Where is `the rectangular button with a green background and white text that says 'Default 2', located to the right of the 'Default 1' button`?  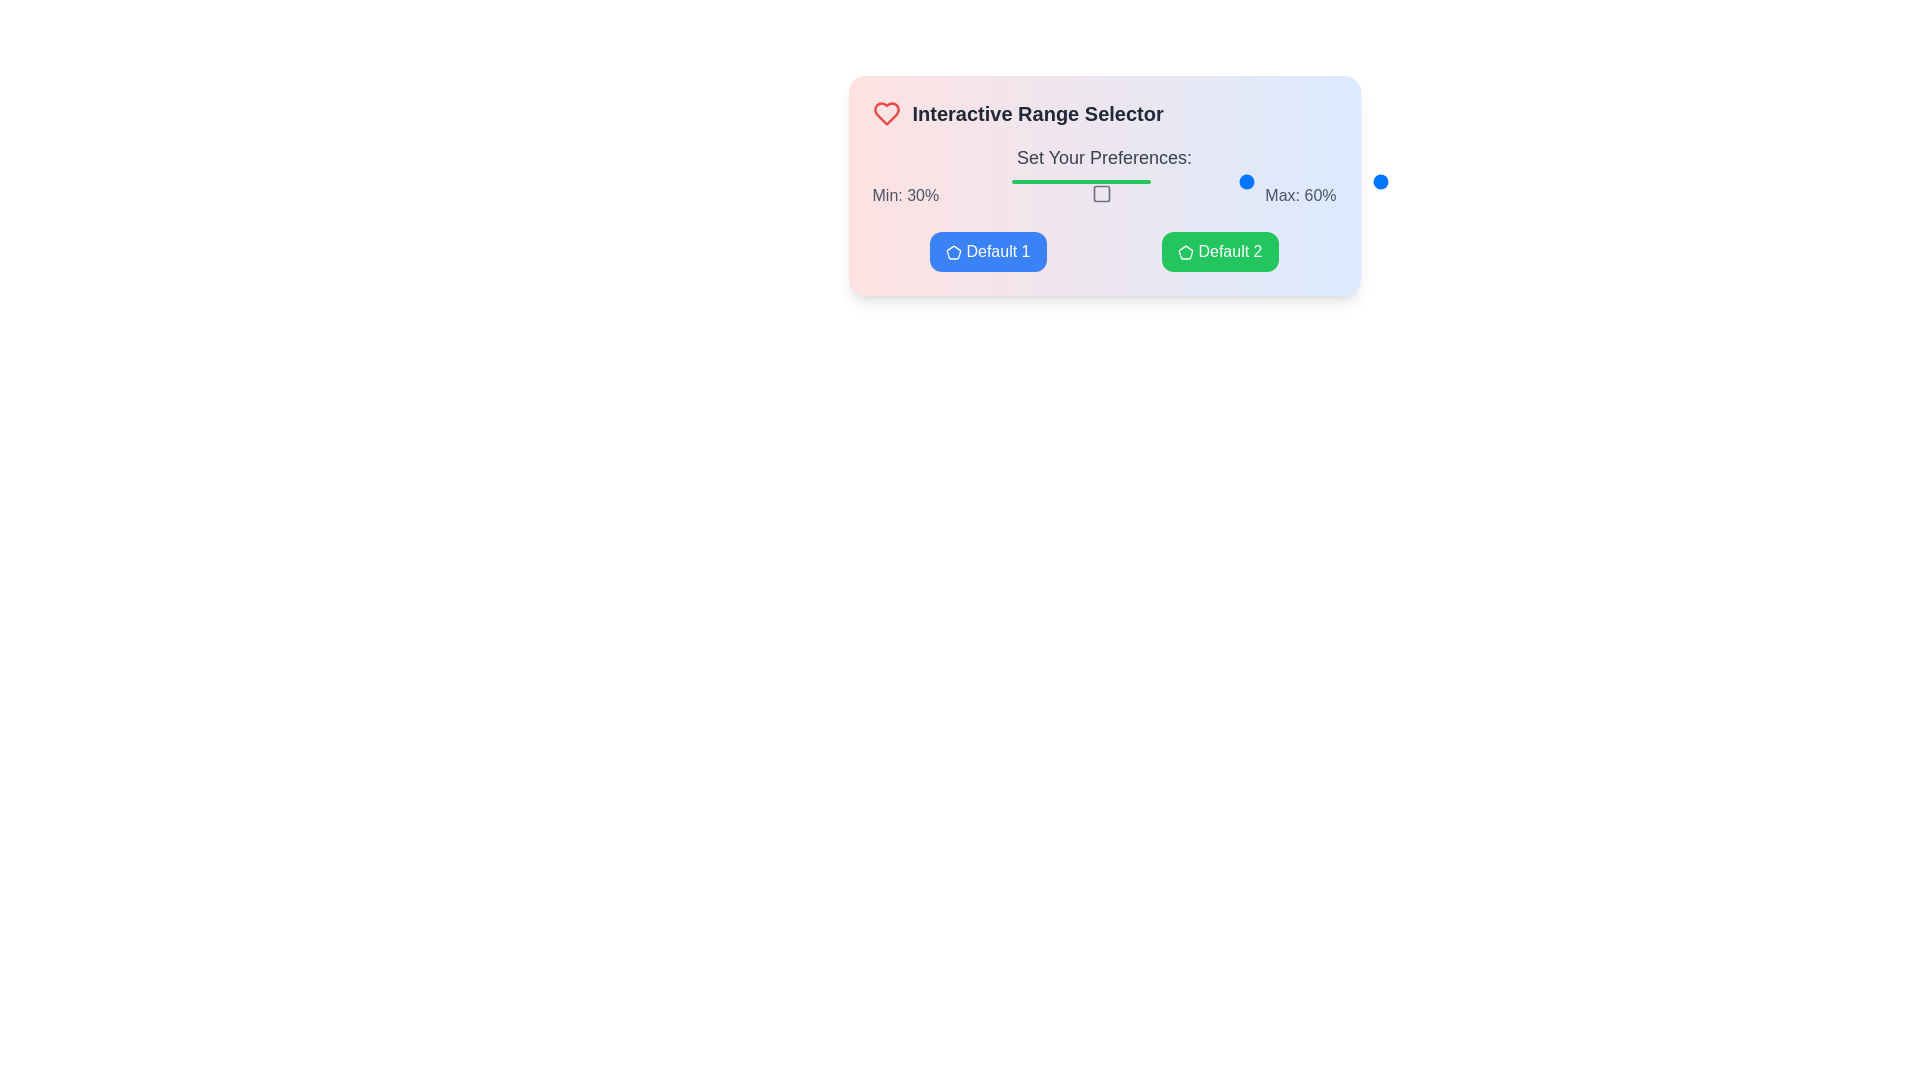 the rectangular button with a green background and white text that says 'Default 2', located to the right of the 'Default 1' button is located at coordinates (1219, 250).